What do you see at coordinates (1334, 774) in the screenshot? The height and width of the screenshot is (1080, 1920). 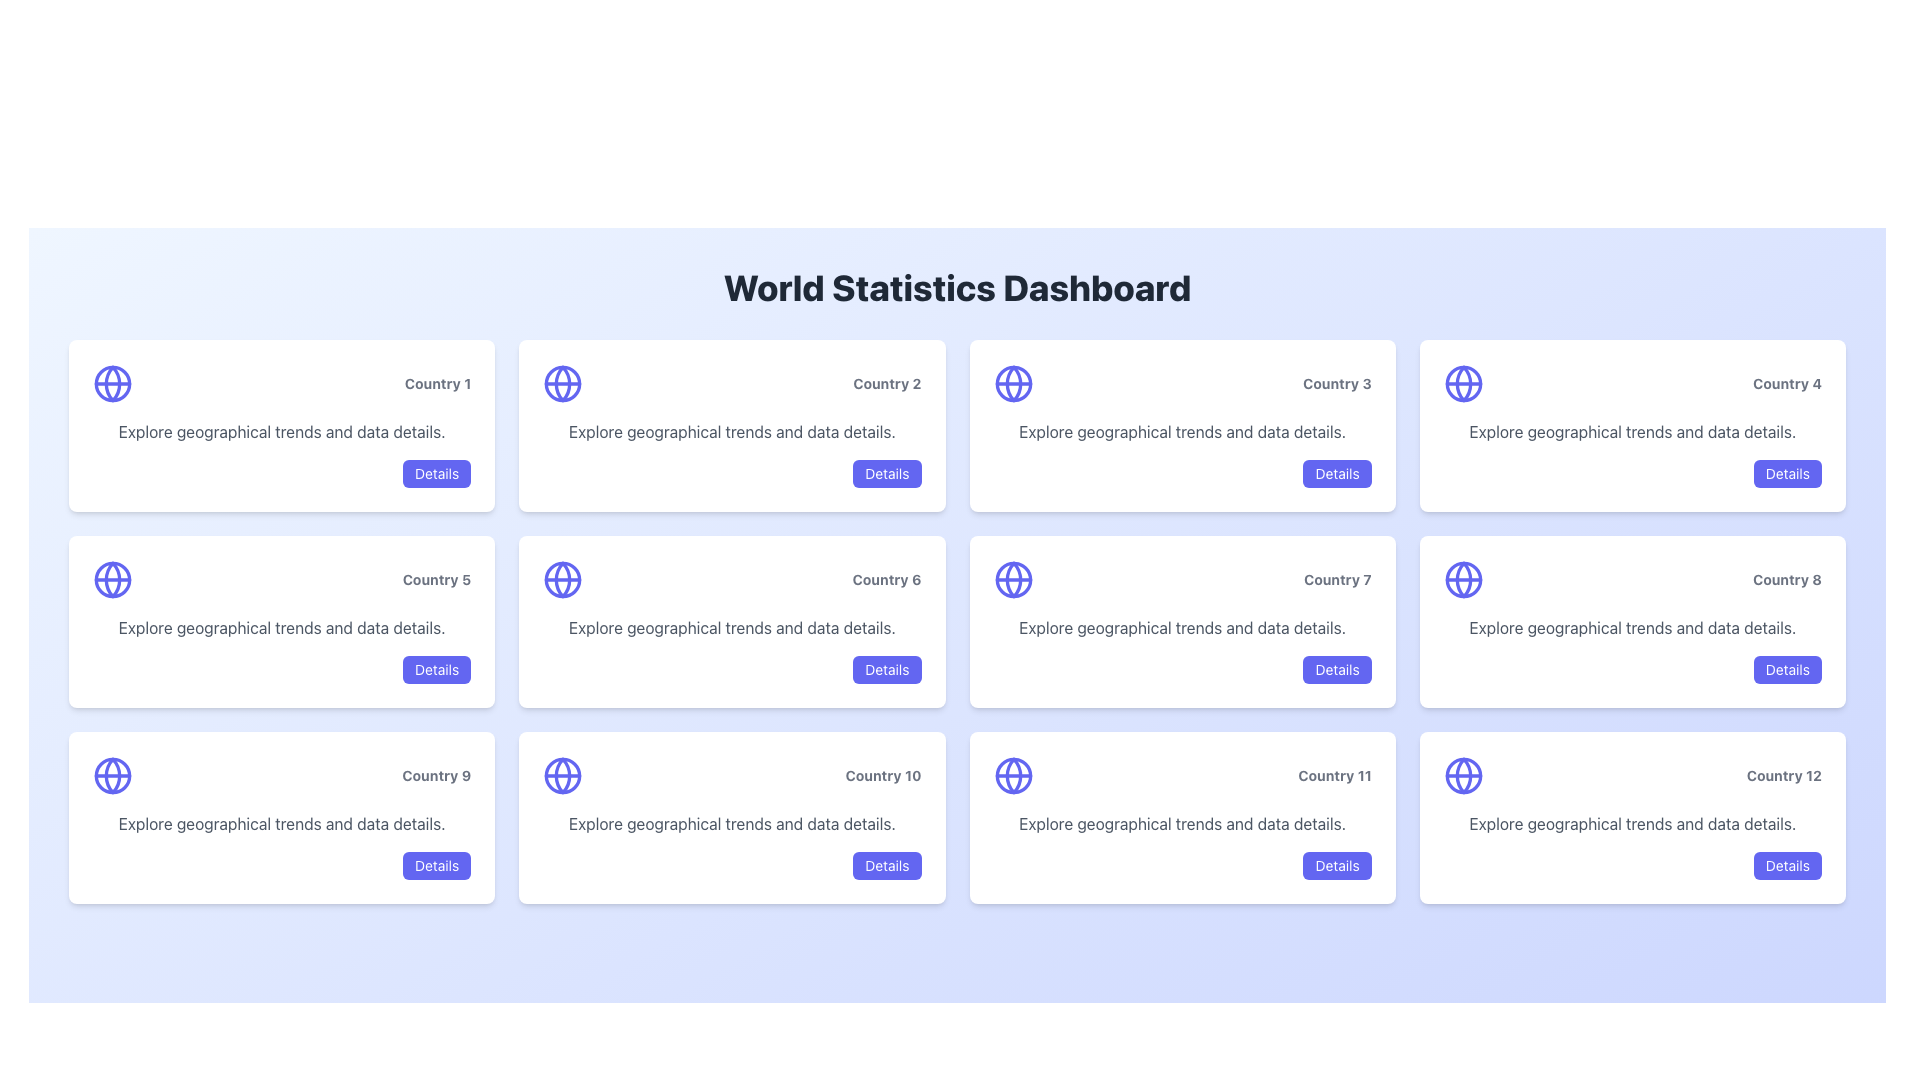 I see `the text label indicating 'Country 11', which is located in the bottom row of the card grid, specifically the second card from the left, positioned to the right of the globe icon and above the 'Details' button` at bounding box center [1334, 774].